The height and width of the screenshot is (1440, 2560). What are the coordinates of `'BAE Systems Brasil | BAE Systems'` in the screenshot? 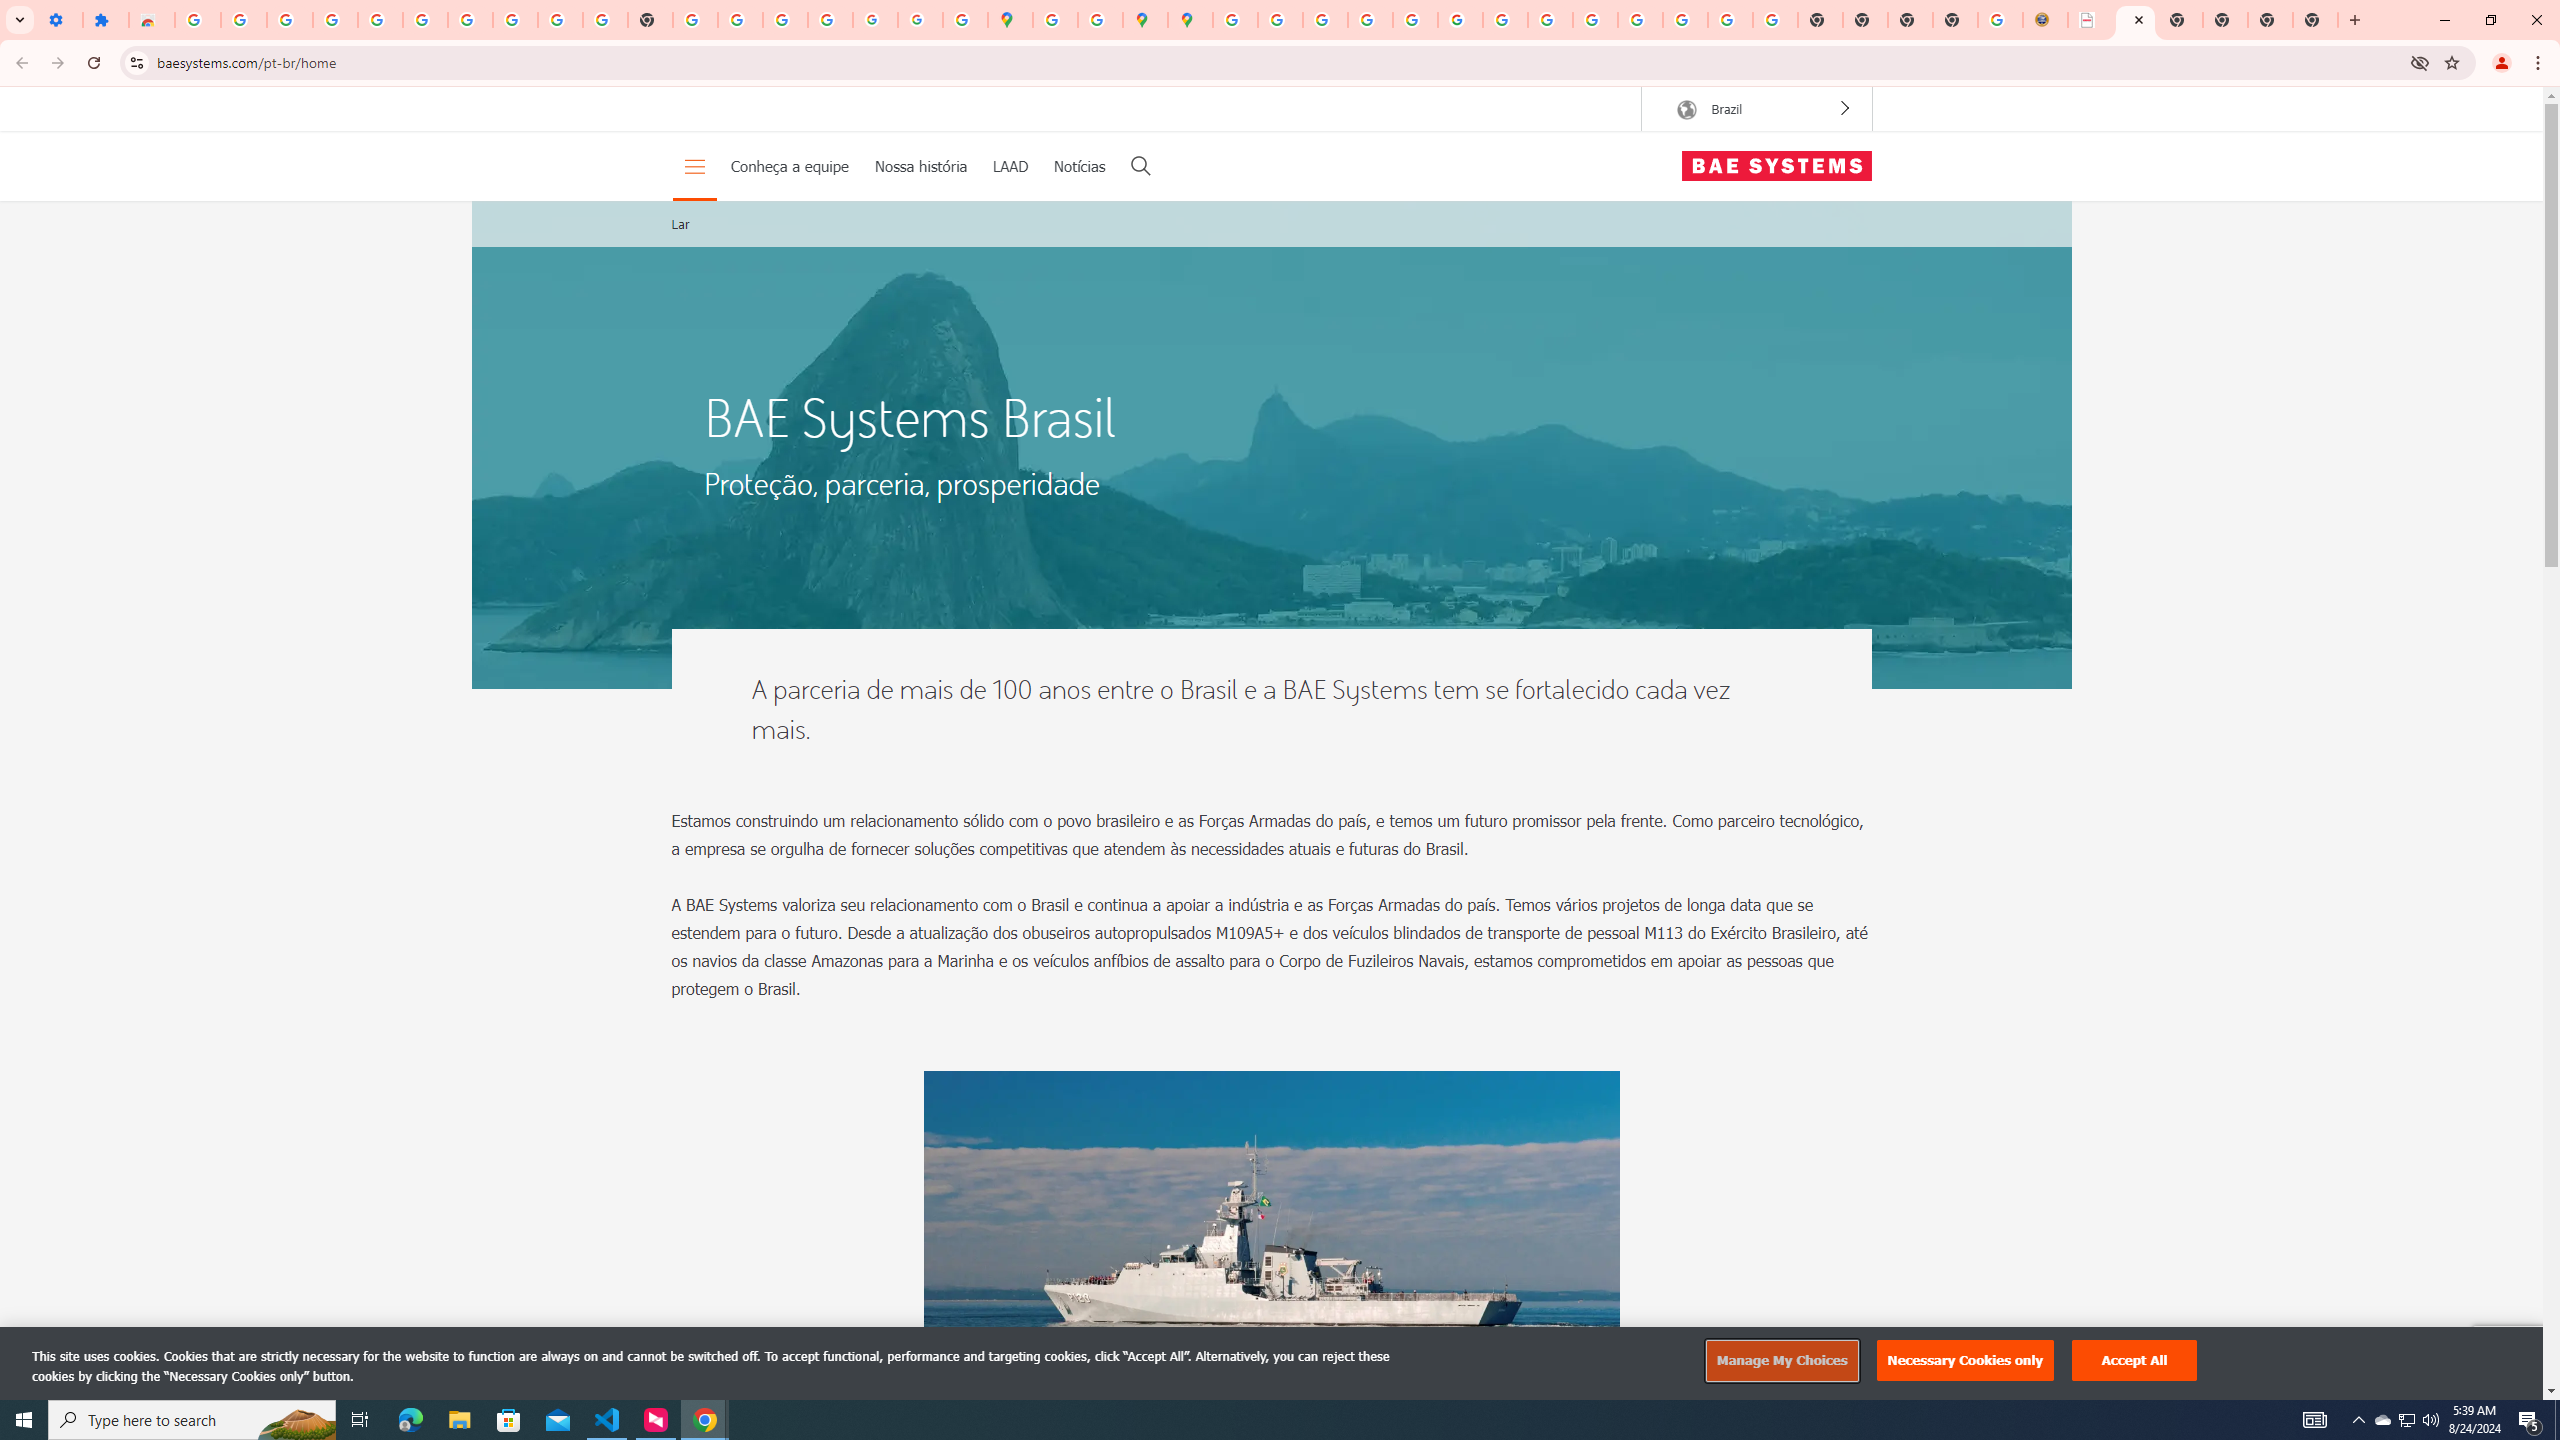 It's located at (2135, 19).